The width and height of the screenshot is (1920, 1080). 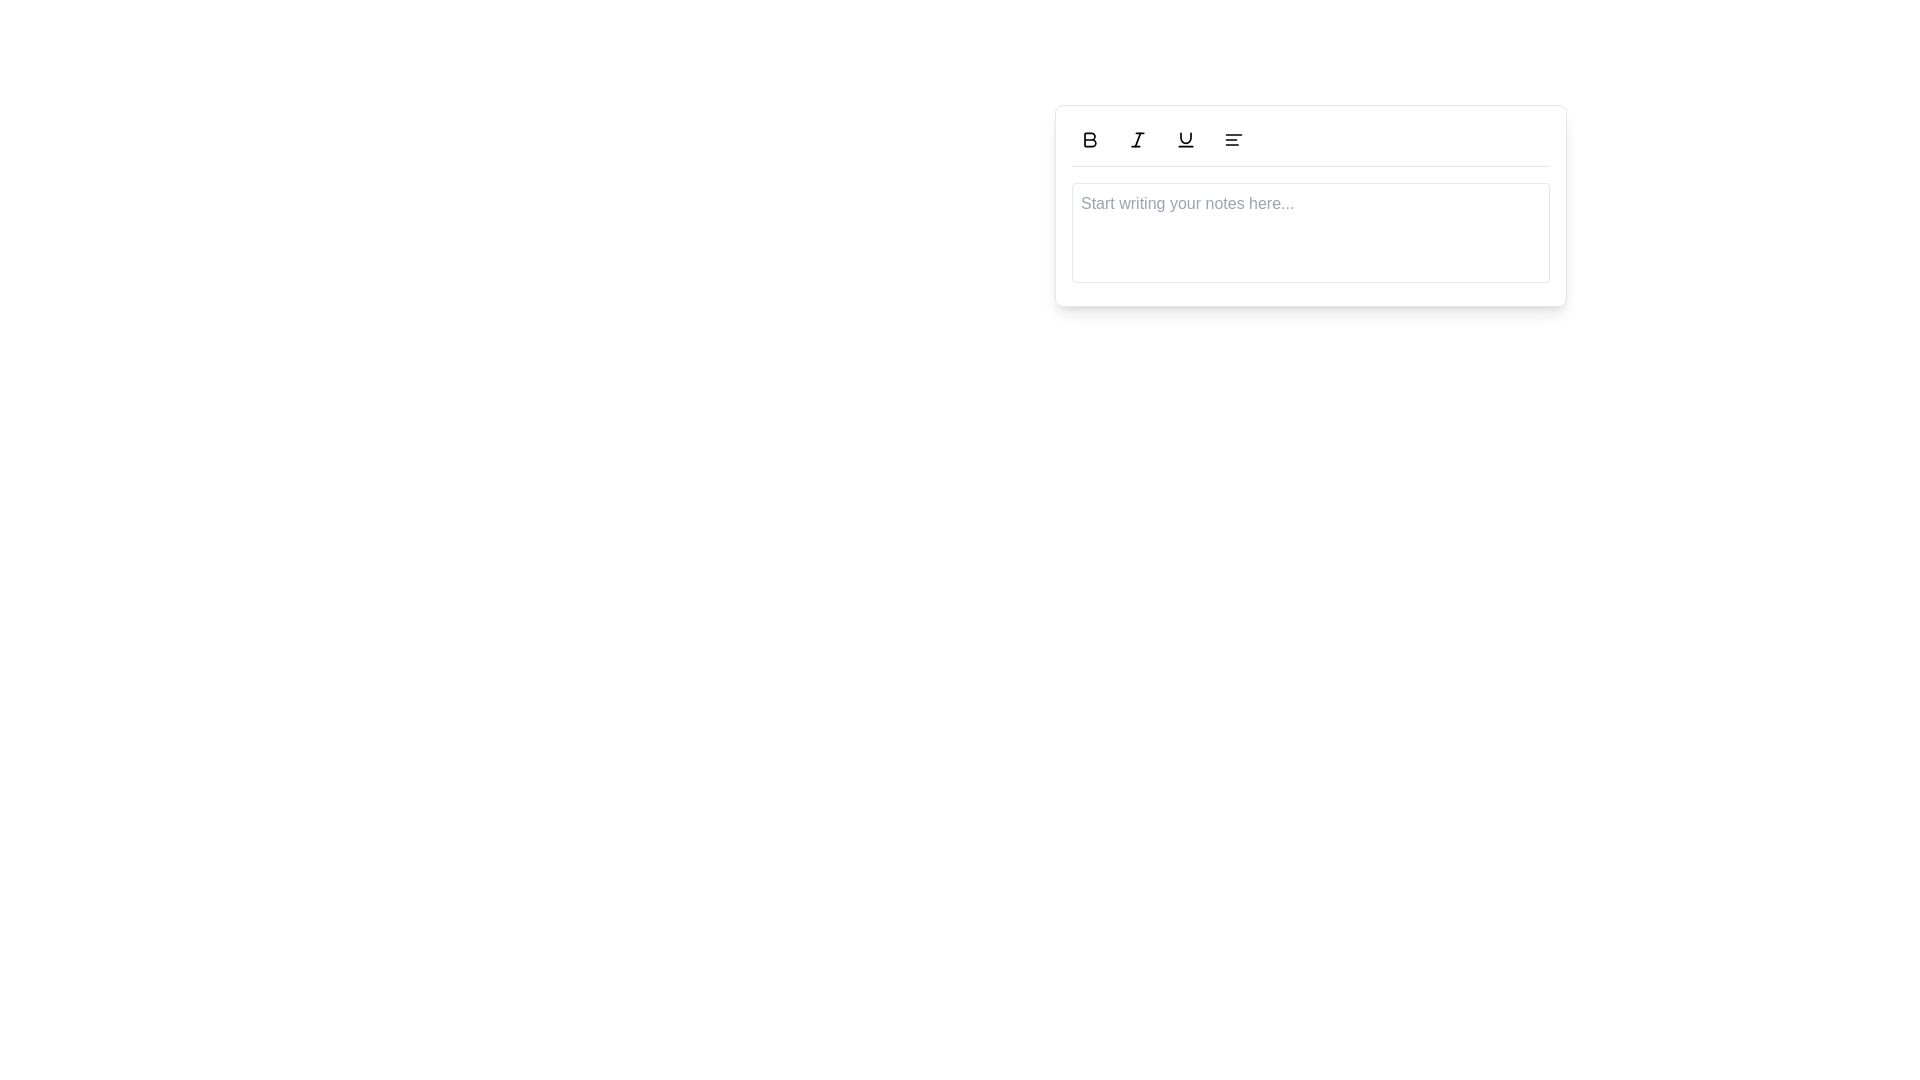 I want to click on the alignment-left SVG icon, which is a small icon with three horizontal lines, located in the top-center of the interface, so click(x=1232, y=138).